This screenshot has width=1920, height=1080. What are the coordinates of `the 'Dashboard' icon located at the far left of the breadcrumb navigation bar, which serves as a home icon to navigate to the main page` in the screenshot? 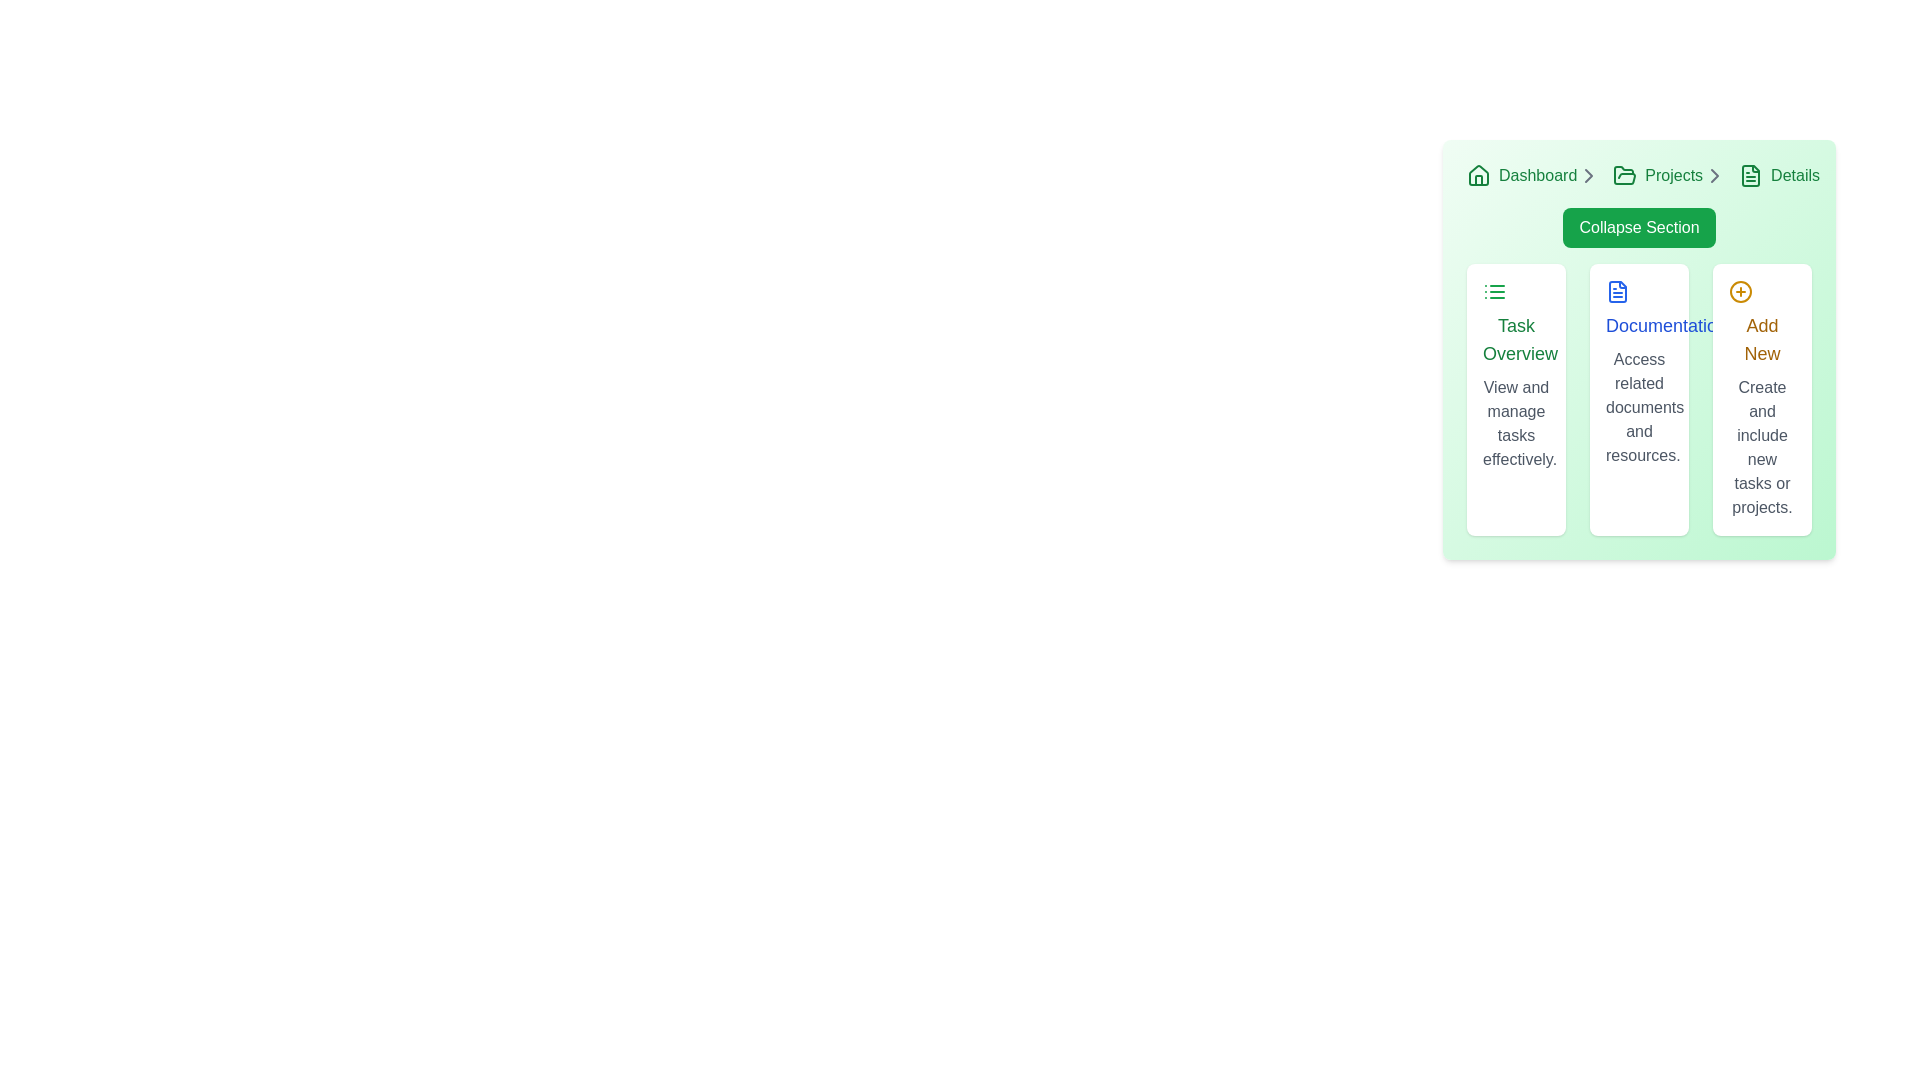 It's located at (1478, 175).